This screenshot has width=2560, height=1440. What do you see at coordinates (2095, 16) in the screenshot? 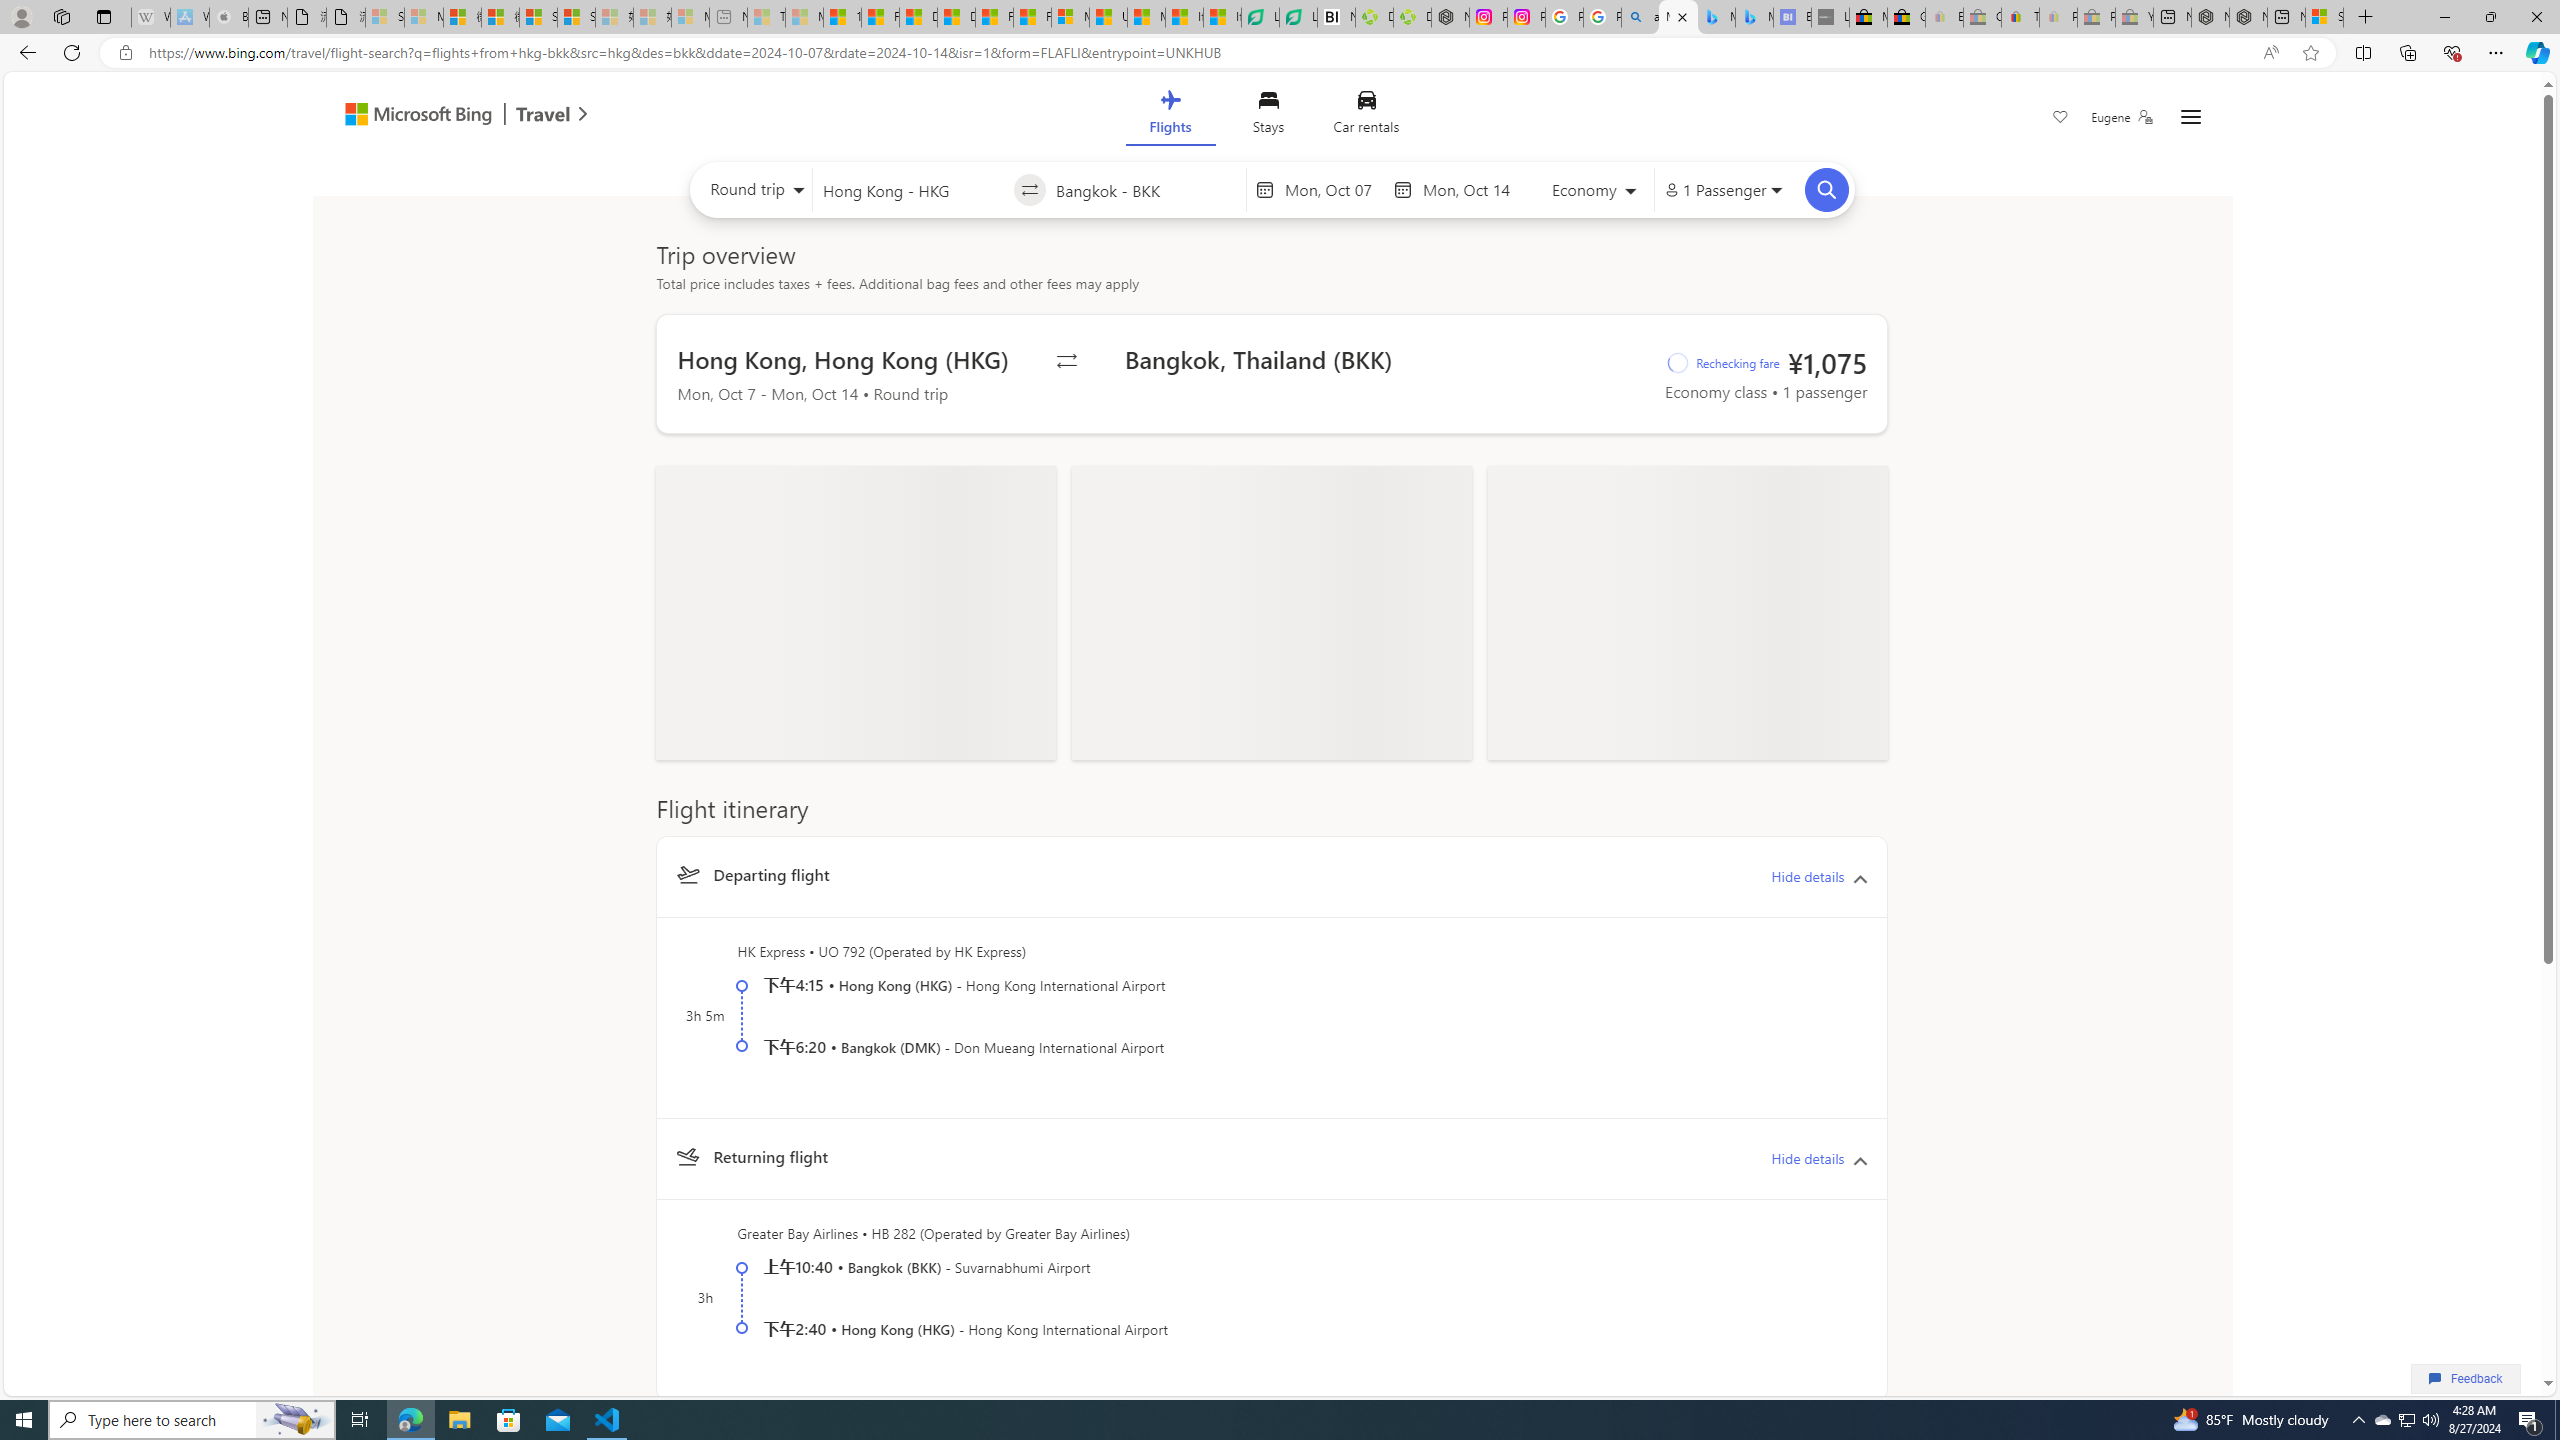
I see `'Press Room - eBay Inc. - Sleeping'` at bounding box center [2095, 16].